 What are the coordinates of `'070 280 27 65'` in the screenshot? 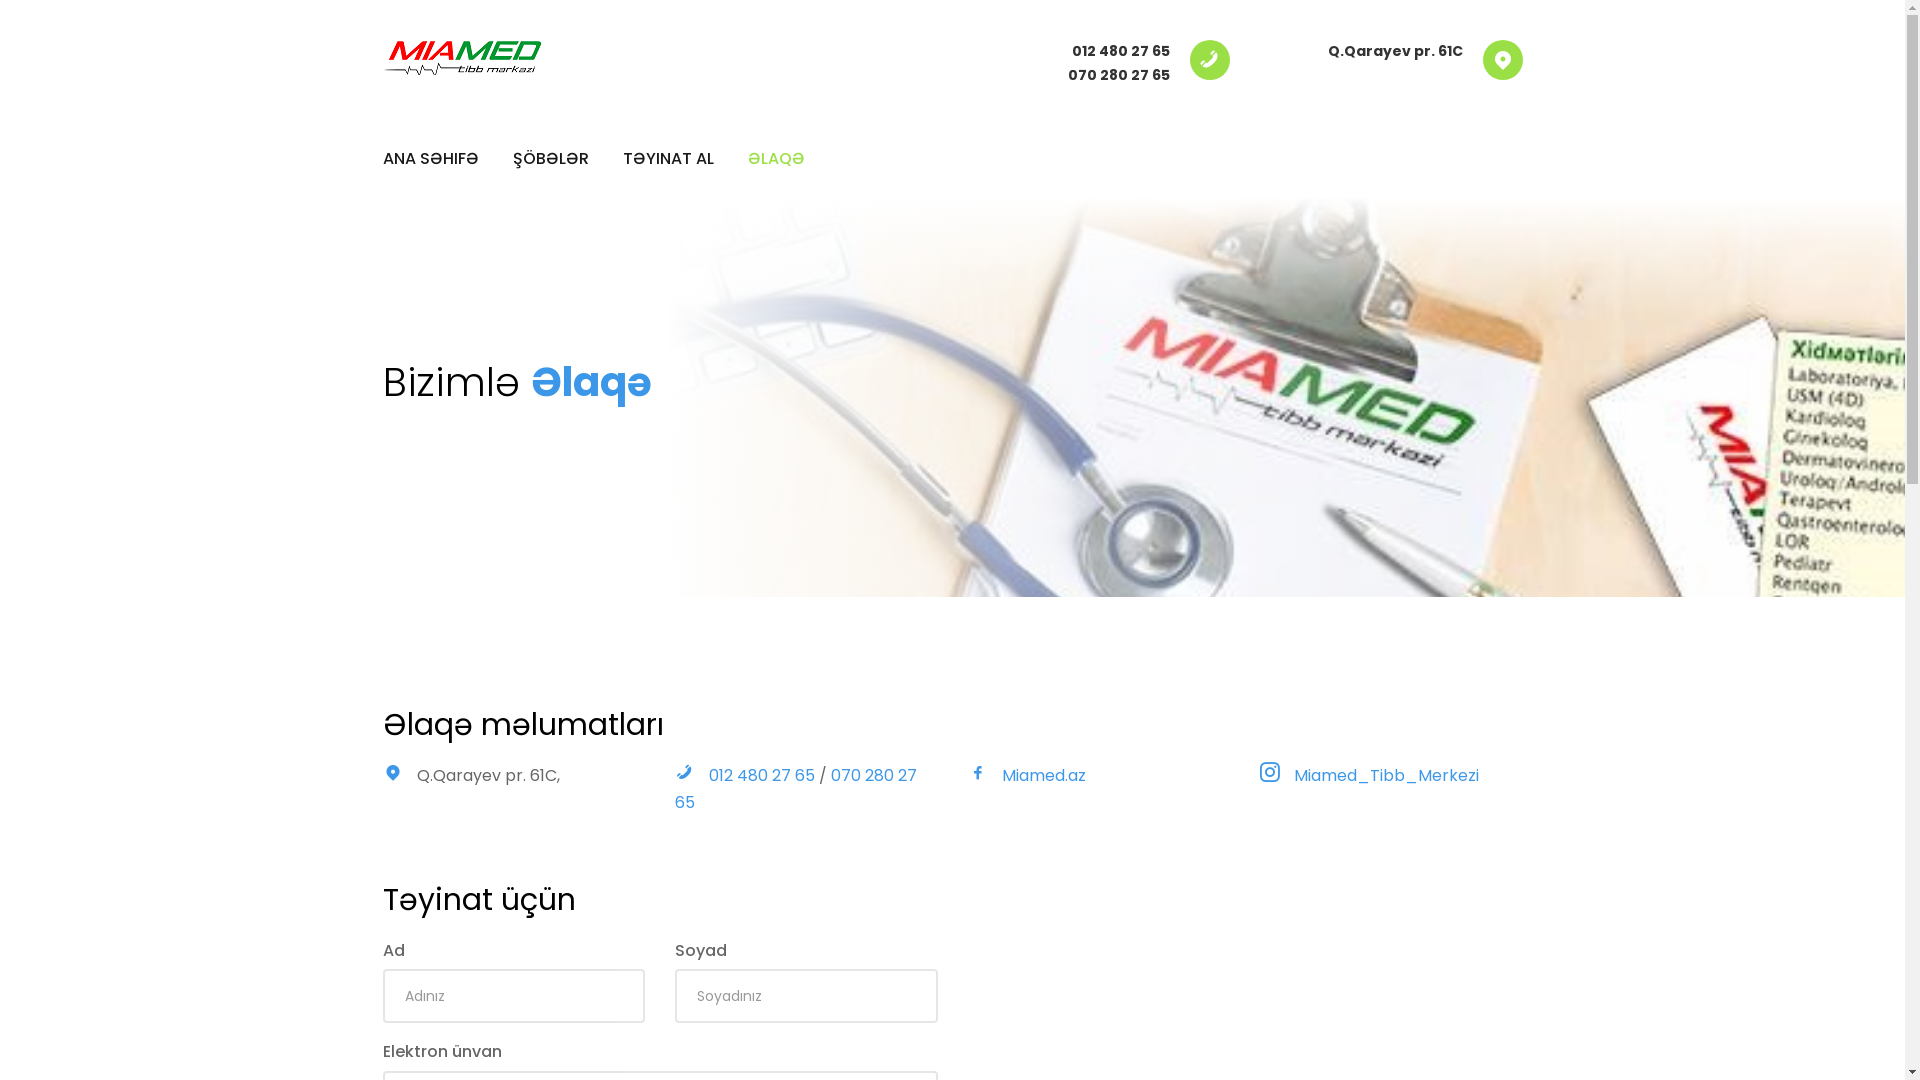 It's located at (1117, 73).